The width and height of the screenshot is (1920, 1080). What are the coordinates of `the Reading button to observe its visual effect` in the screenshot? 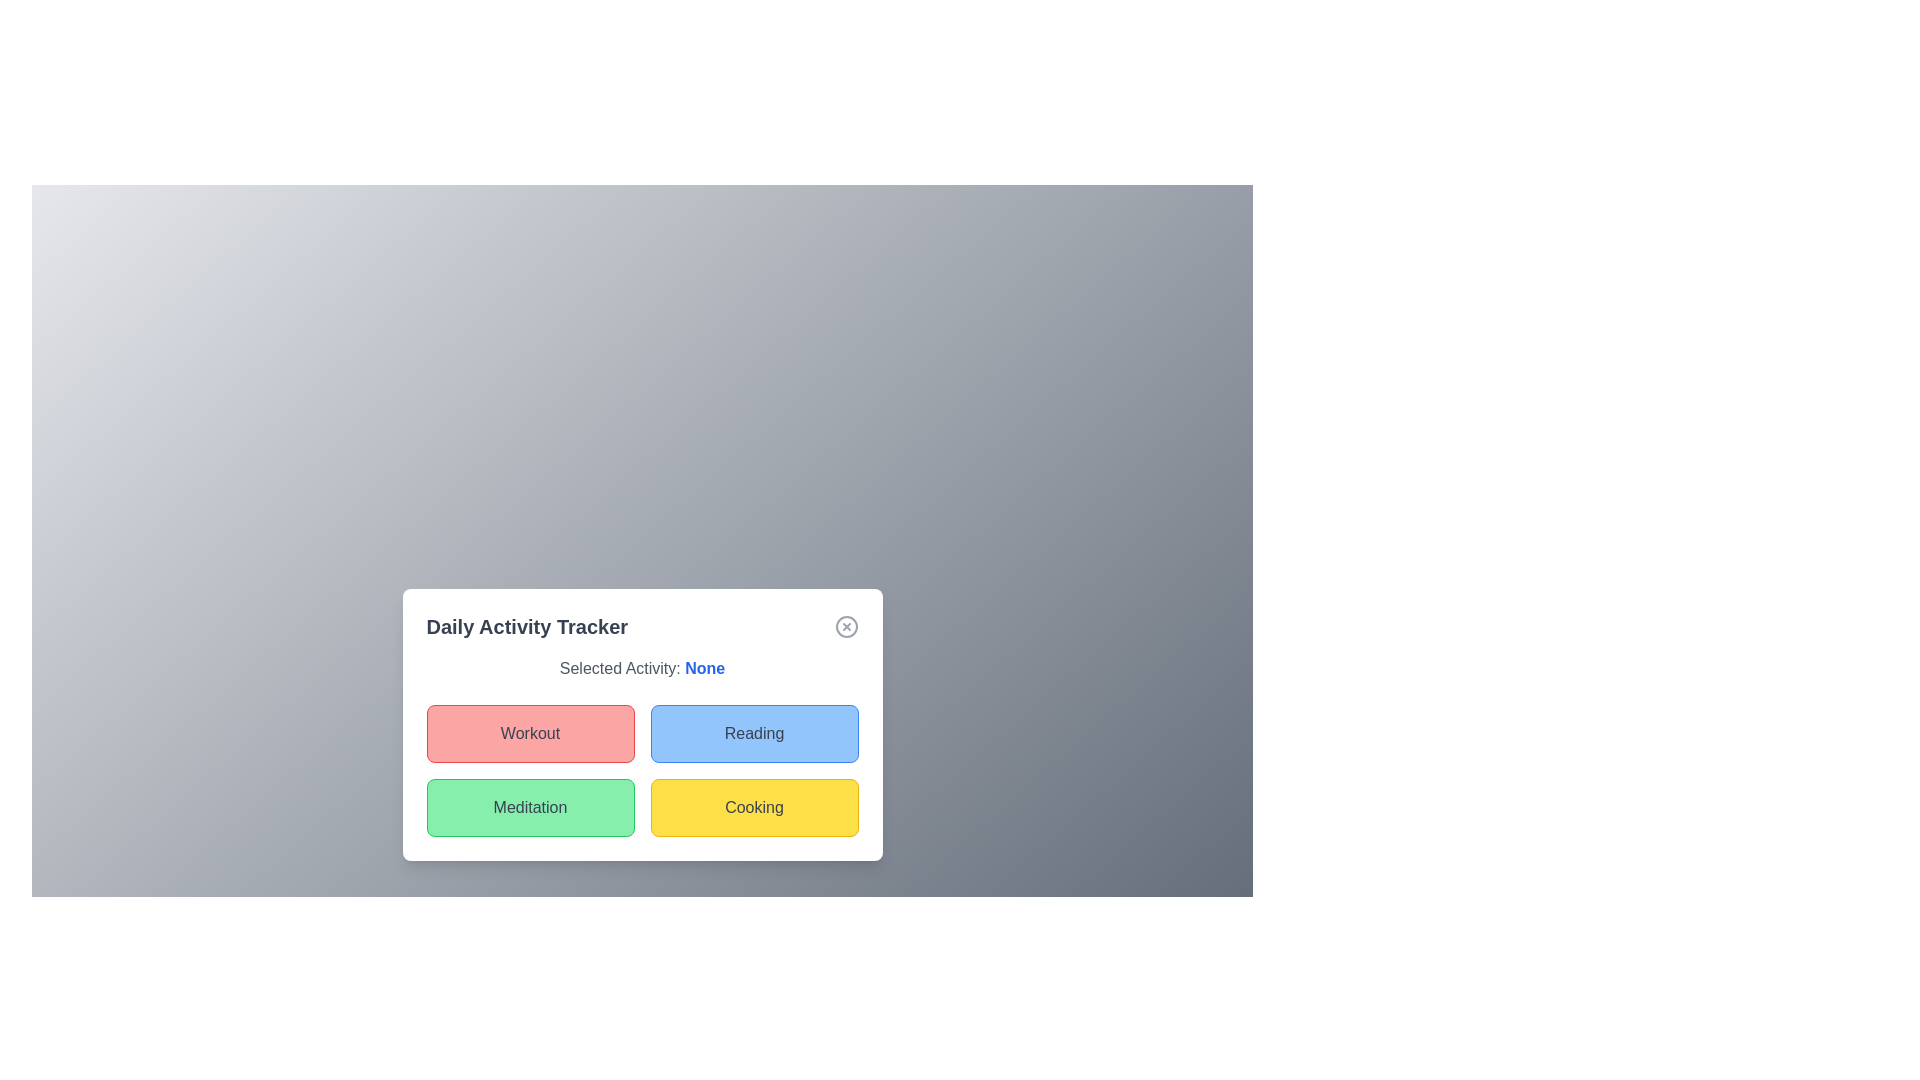 It's located at (753, 733).